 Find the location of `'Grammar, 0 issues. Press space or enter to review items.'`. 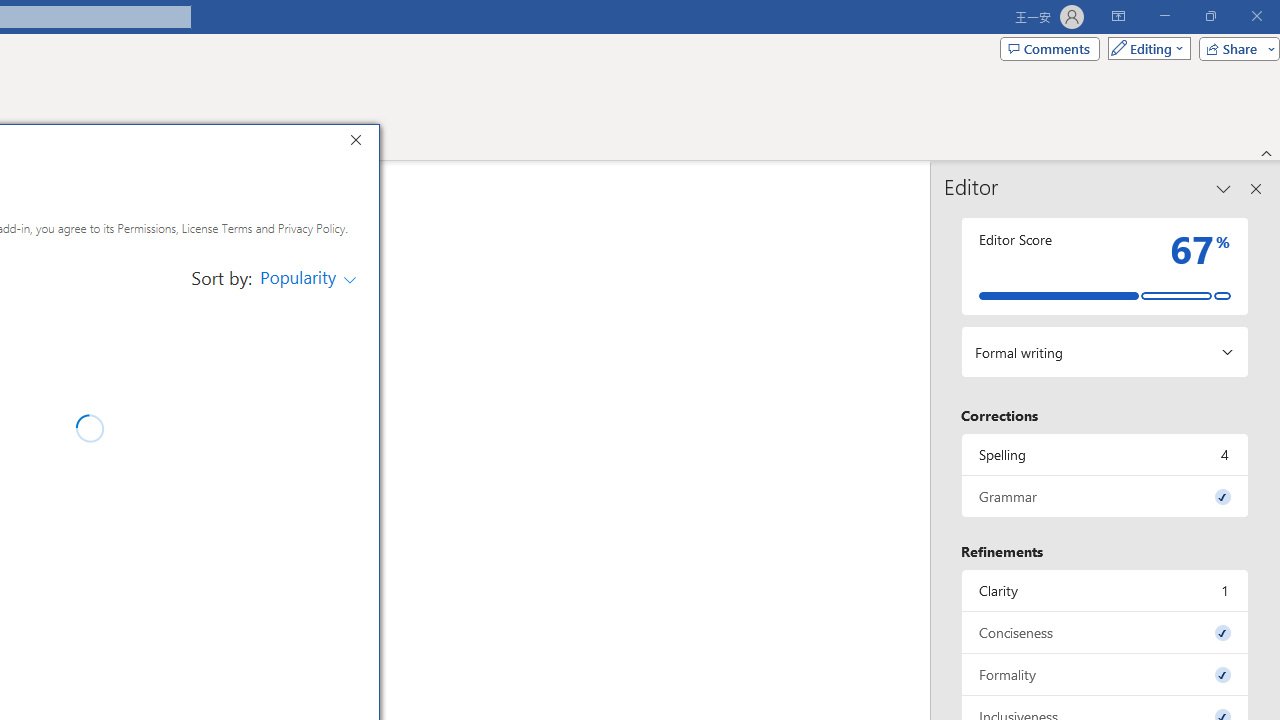

'Grammar, 0 issues. Press space or enter to review items.' is located at coordinates (1104, 495).